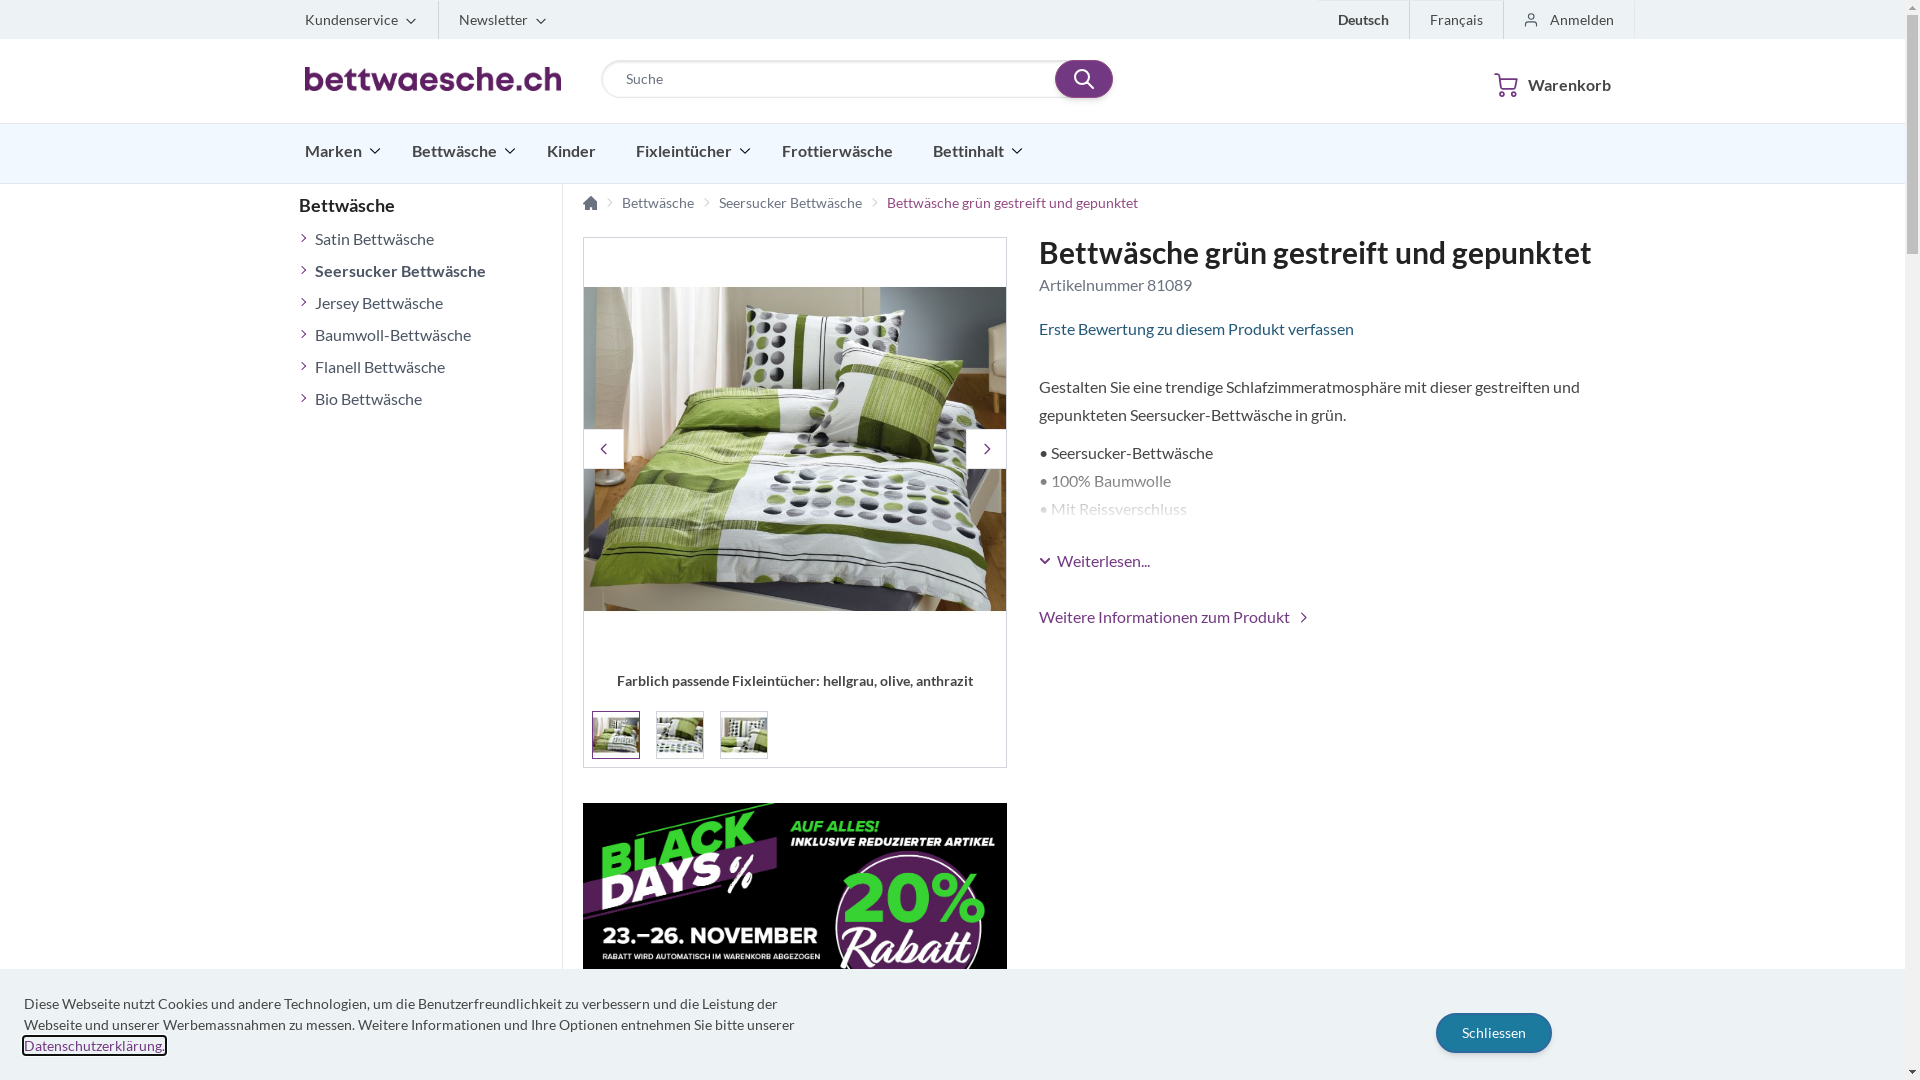  Describe the element at coordinates (503, 19) in the screenshot. I see `'Newsletter'` at that location.